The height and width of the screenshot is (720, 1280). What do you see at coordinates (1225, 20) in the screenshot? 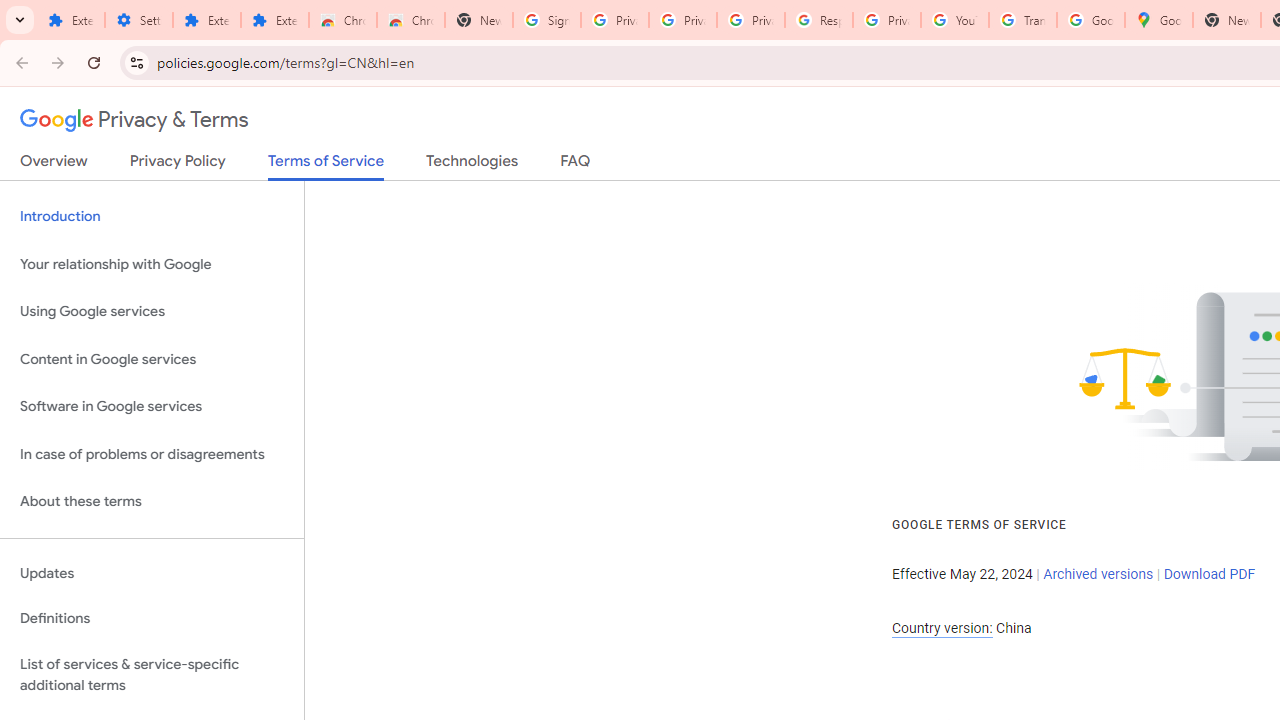
I see `'New Tab'` at bounding box center [1225, 20].